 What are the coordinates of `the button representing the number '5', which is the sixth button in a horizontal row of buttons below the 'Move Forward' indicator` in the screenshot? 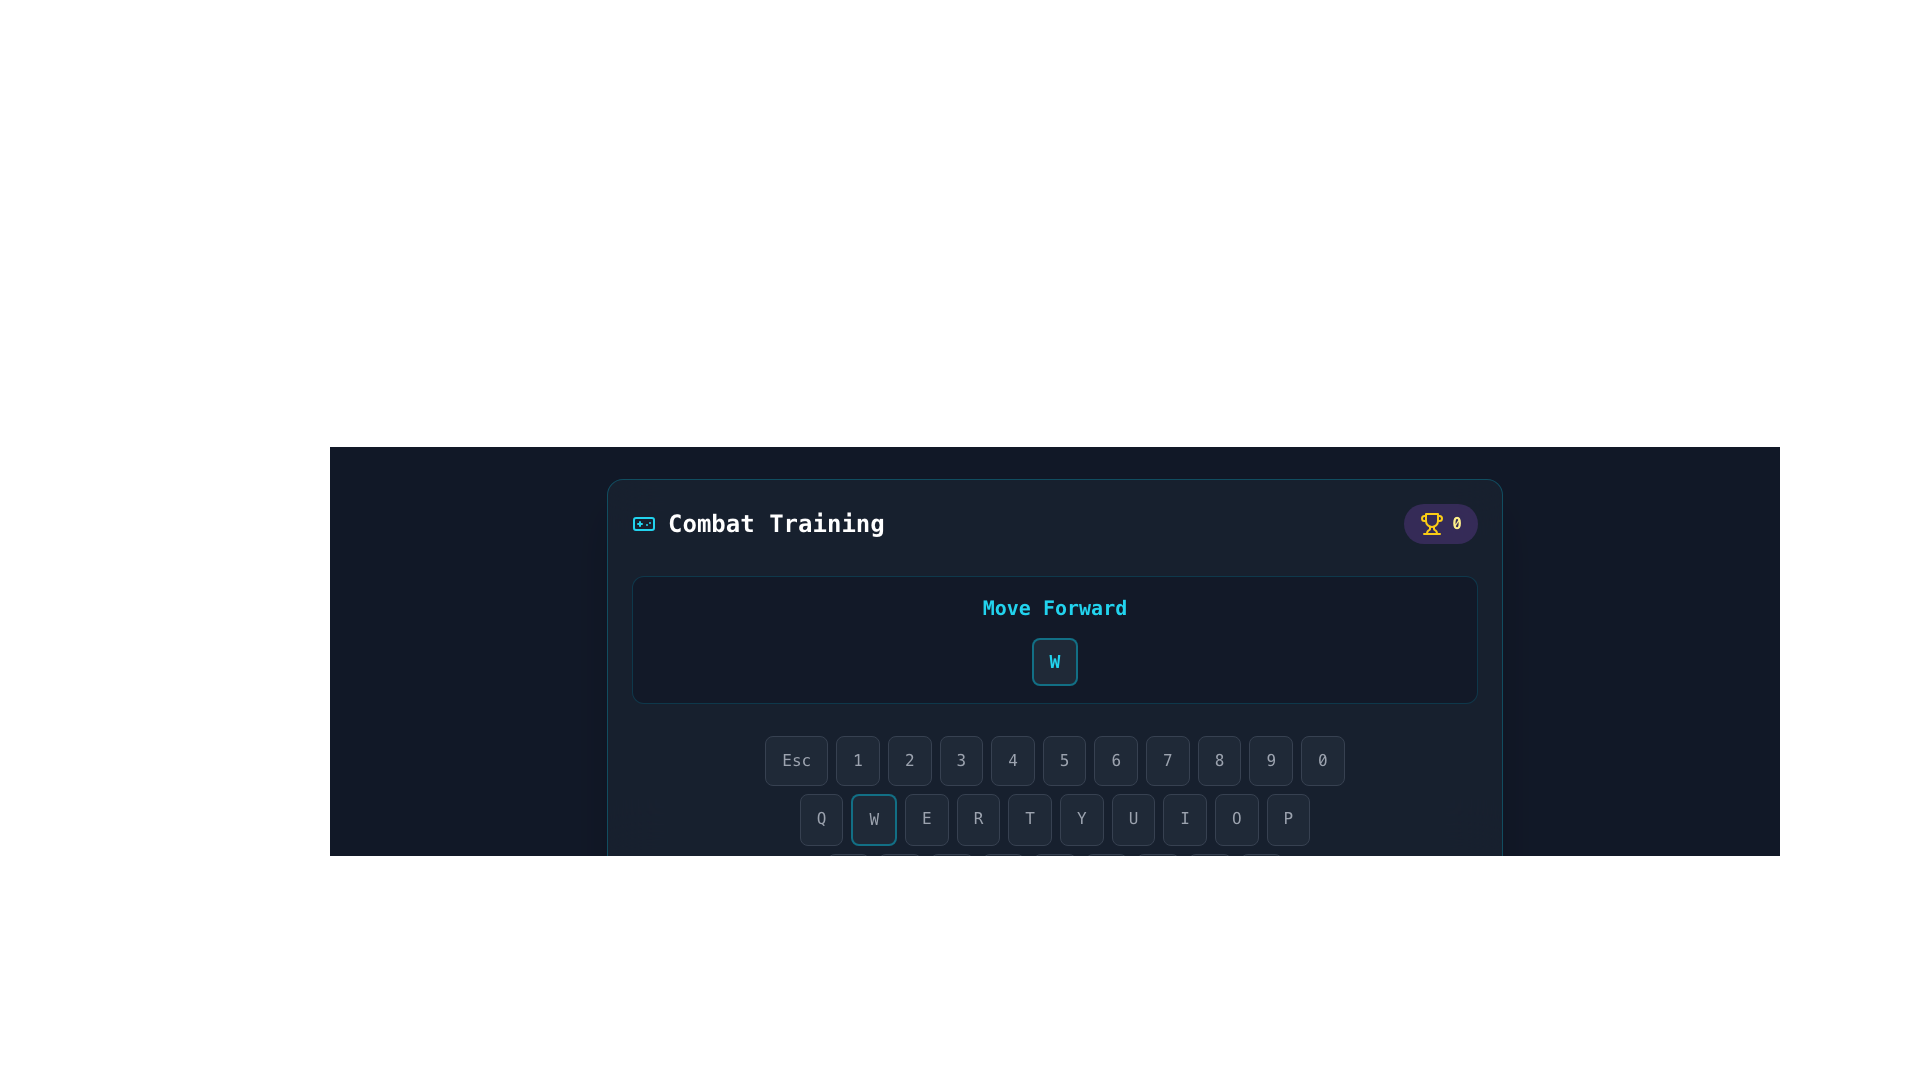 It's located at (1063, 760).